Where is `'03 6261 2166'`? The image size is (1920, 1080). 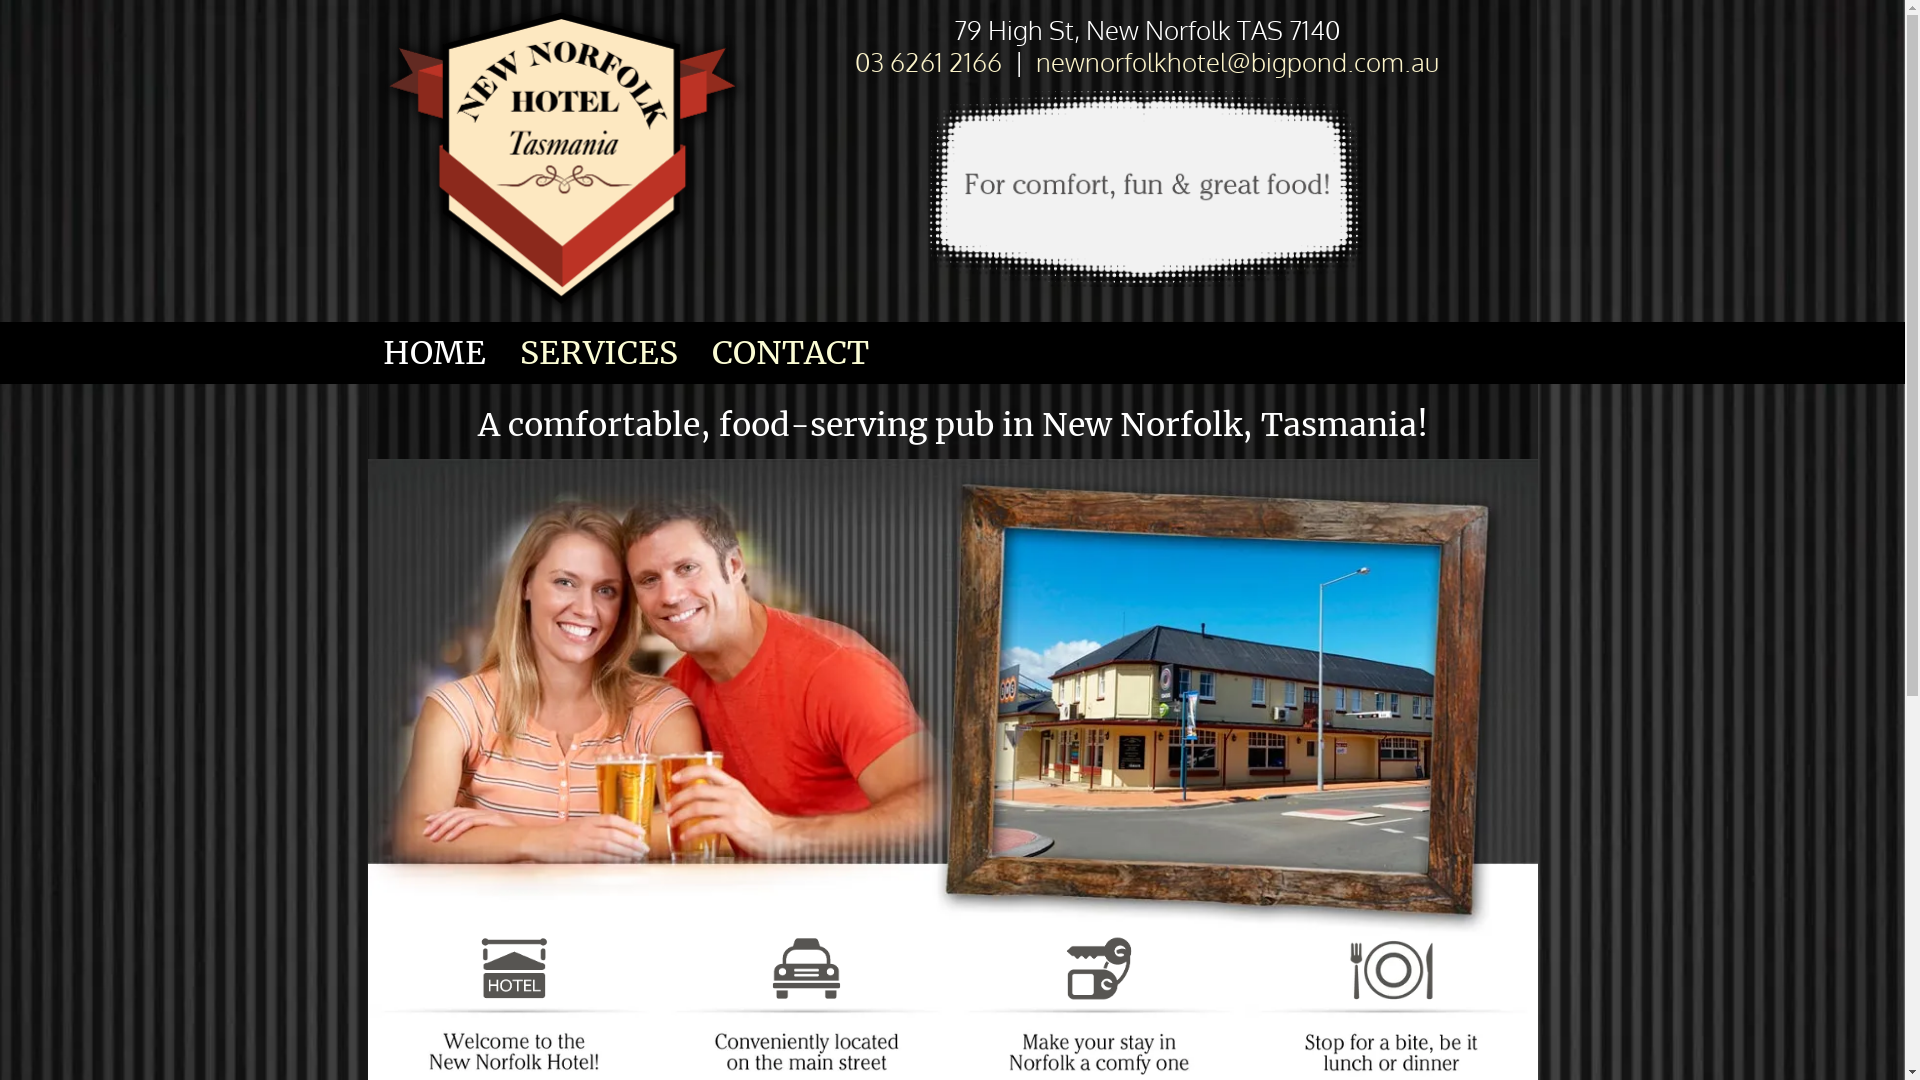
'03 6261 2166' is located at coordinates (927, 60).